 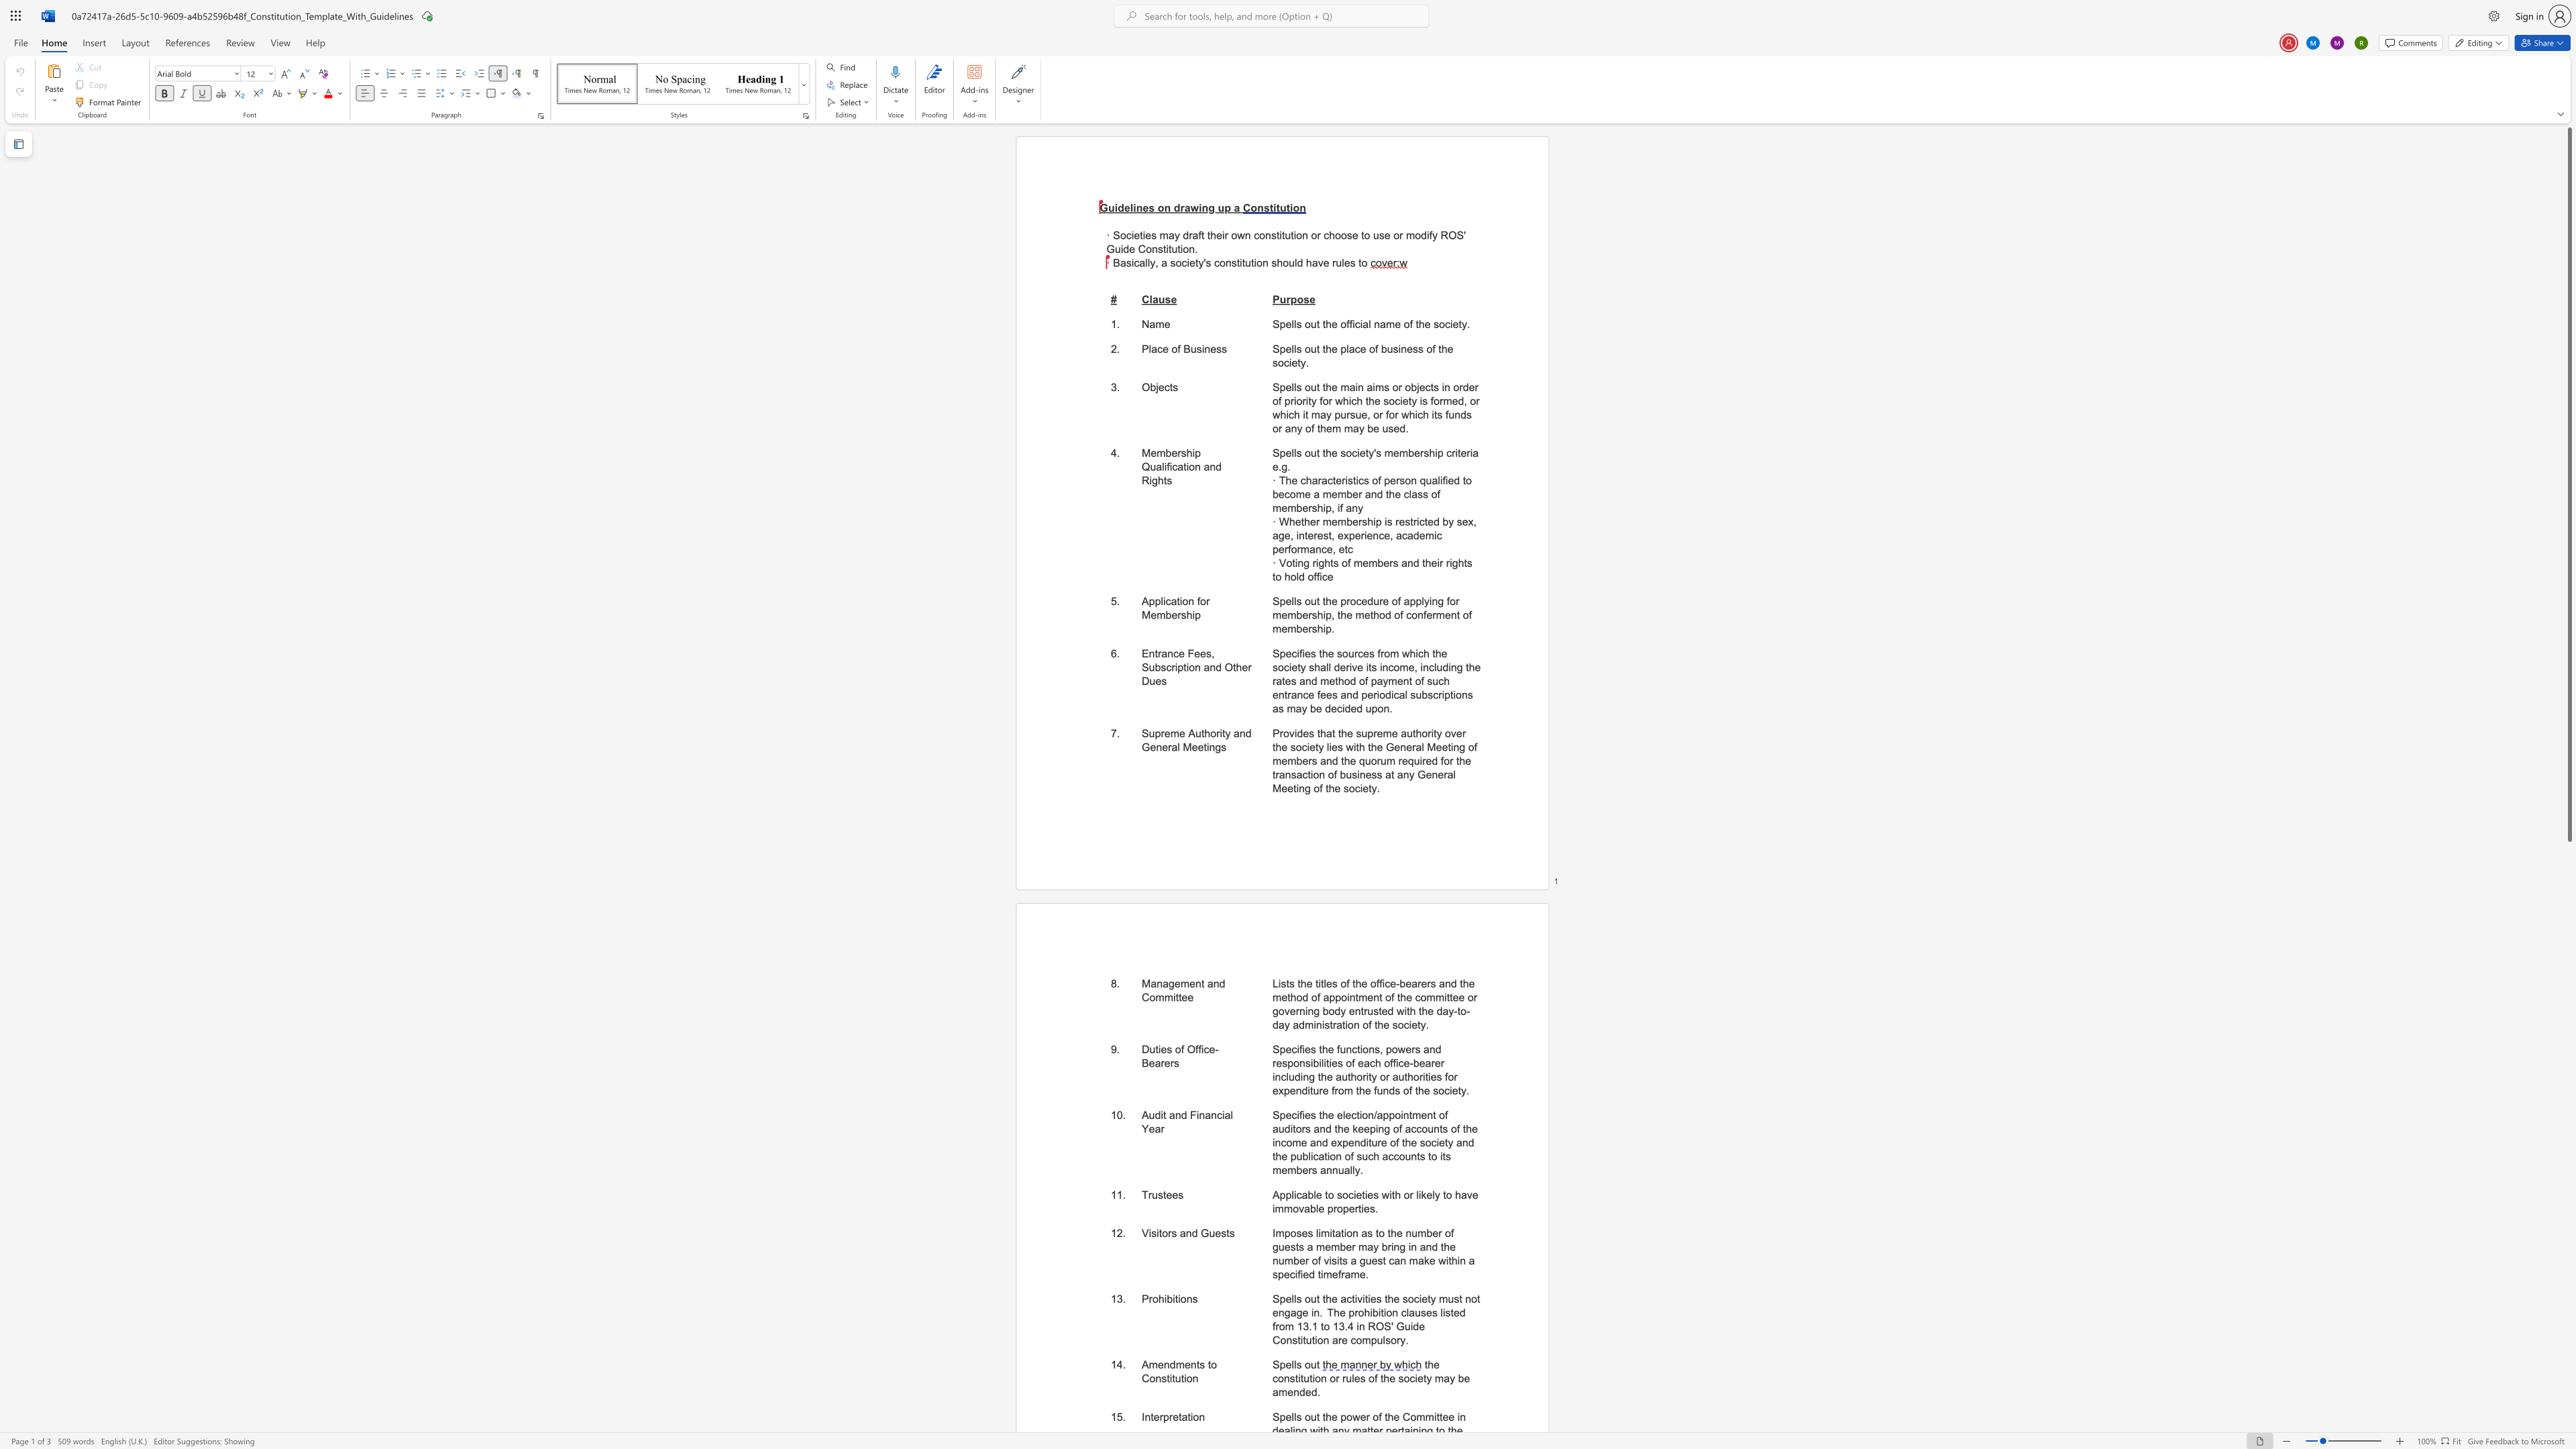 I want to click on the subset text "tion or r" within the text "the constitution or rules of the society may be amended.", so click(x=1309, y=1378).